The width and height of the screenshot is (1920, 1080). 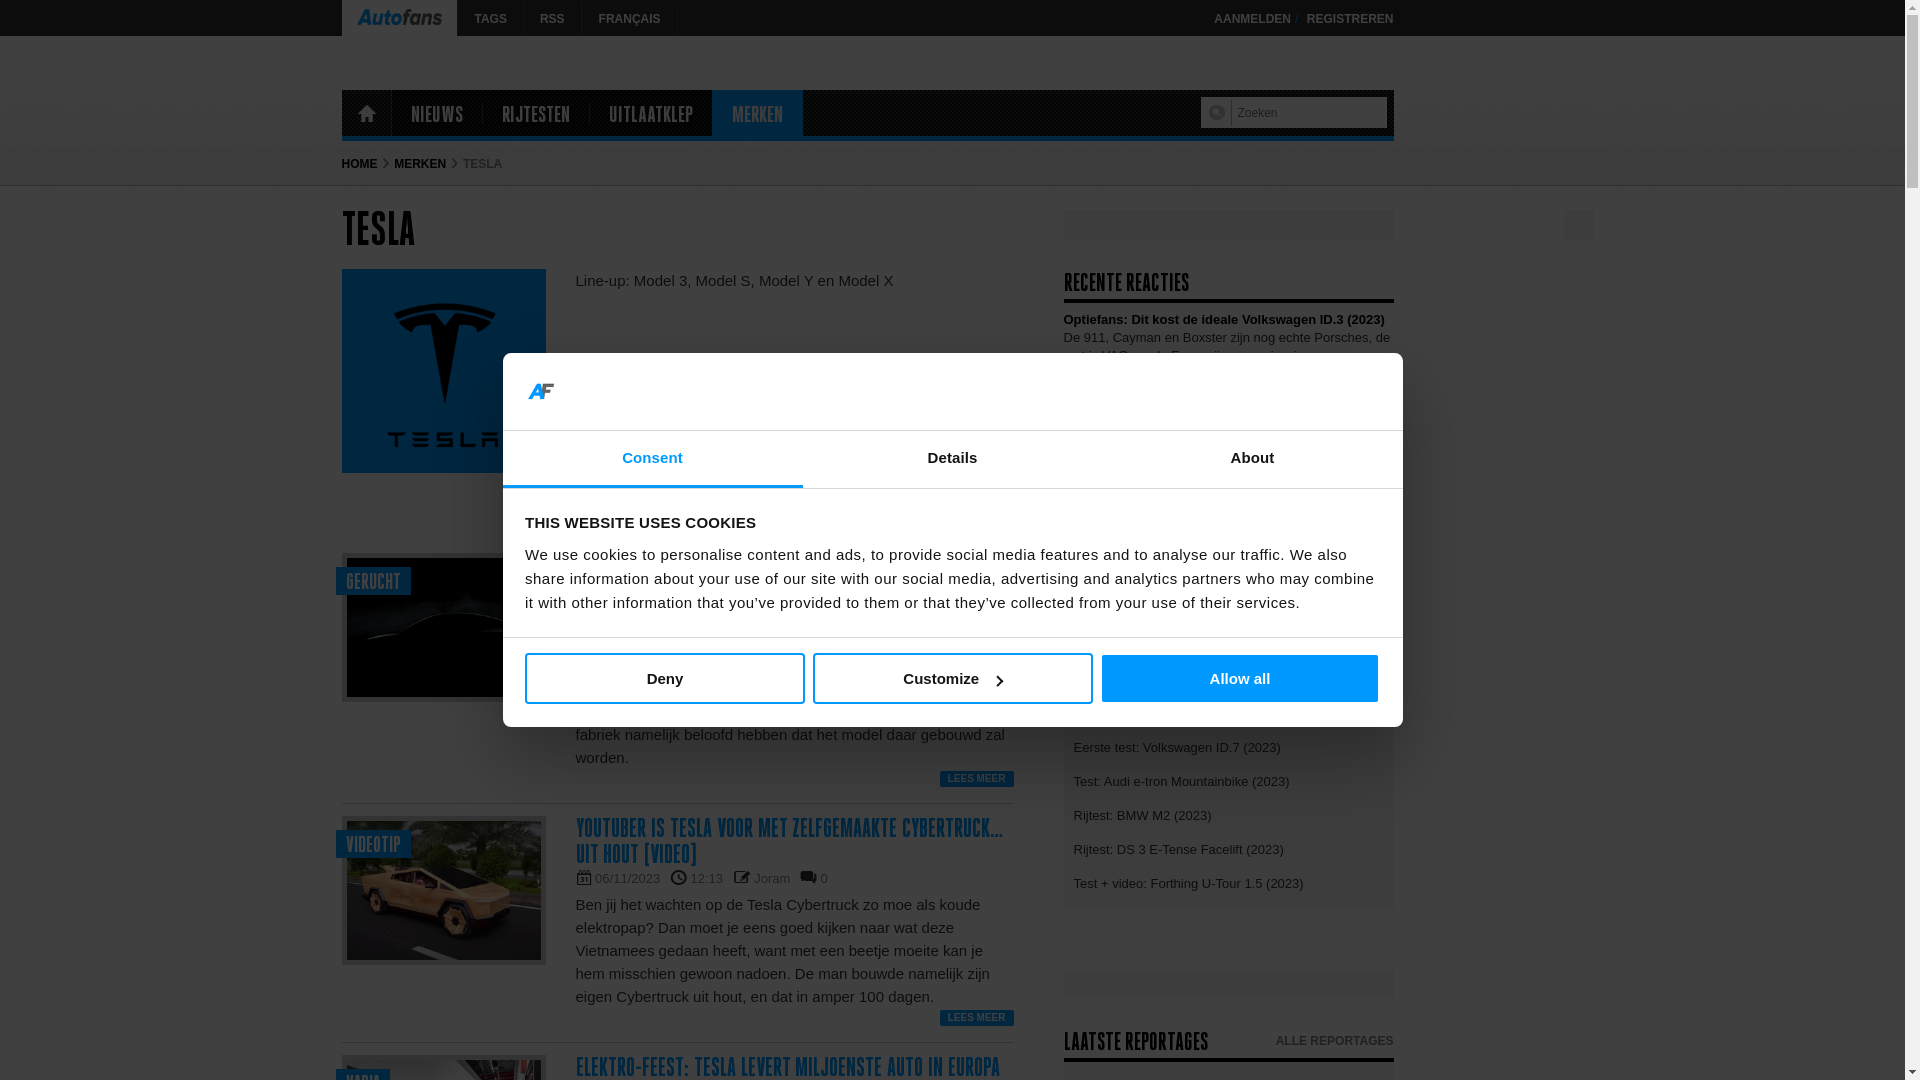 I want to click on 'REGISTREREN', so click(x=1306, y=19).